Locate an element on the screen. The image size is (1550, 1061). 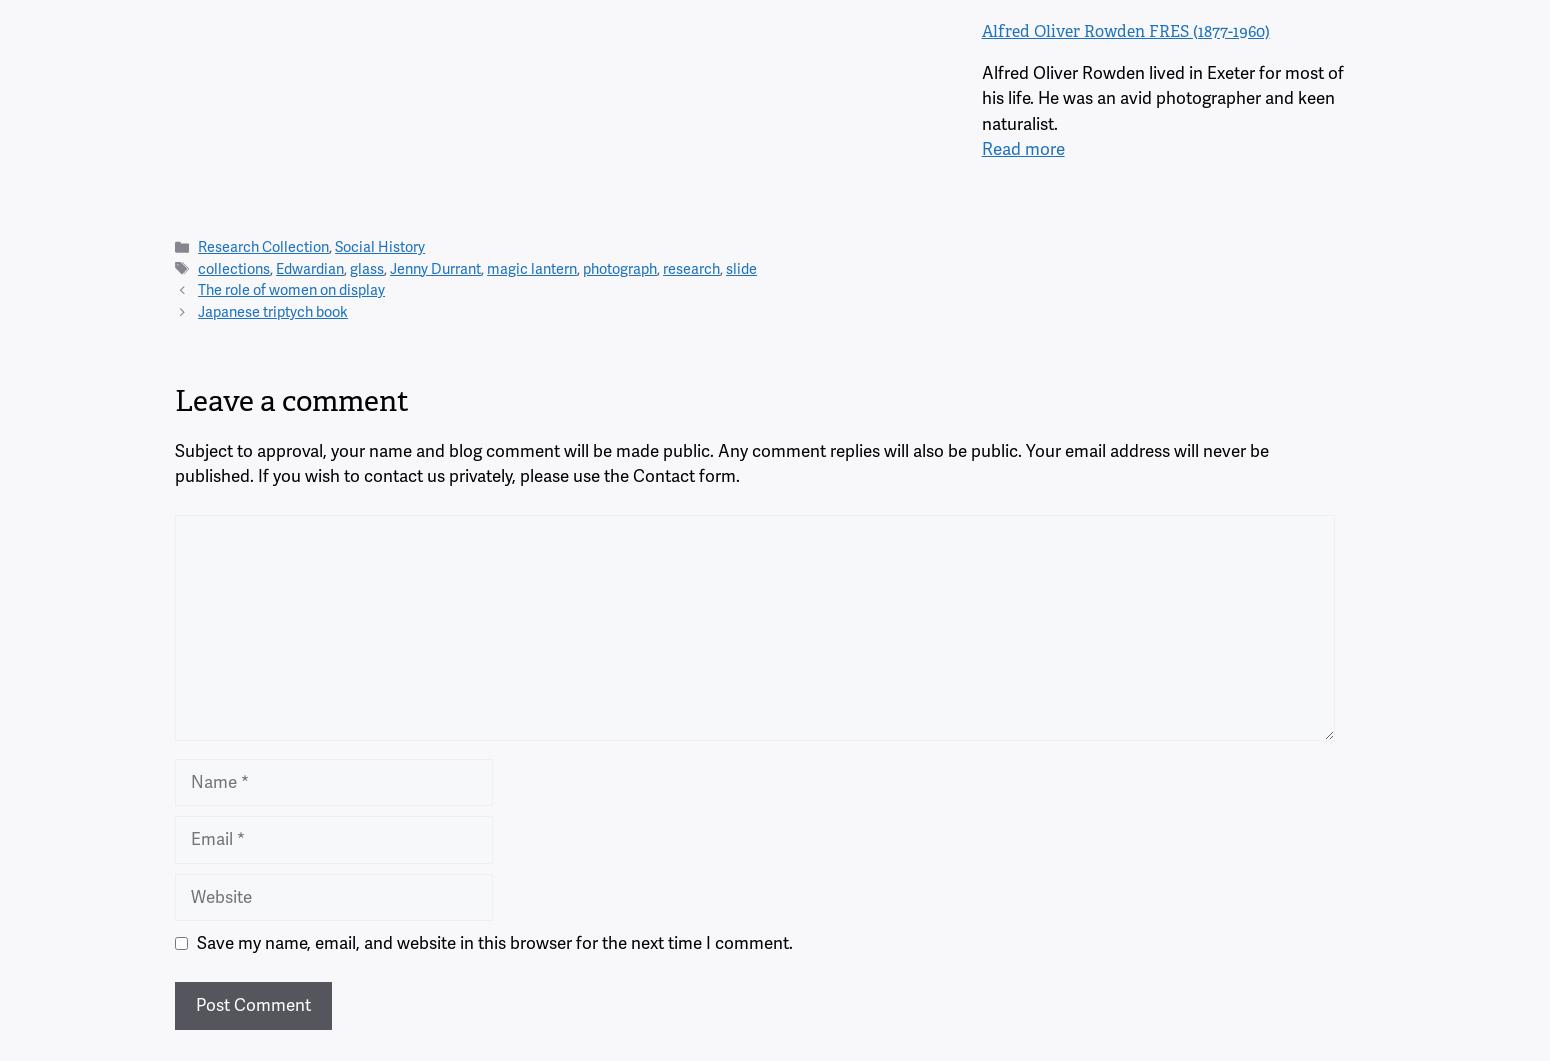
'Japanese triptych book' is located at coordinates (196, 311).